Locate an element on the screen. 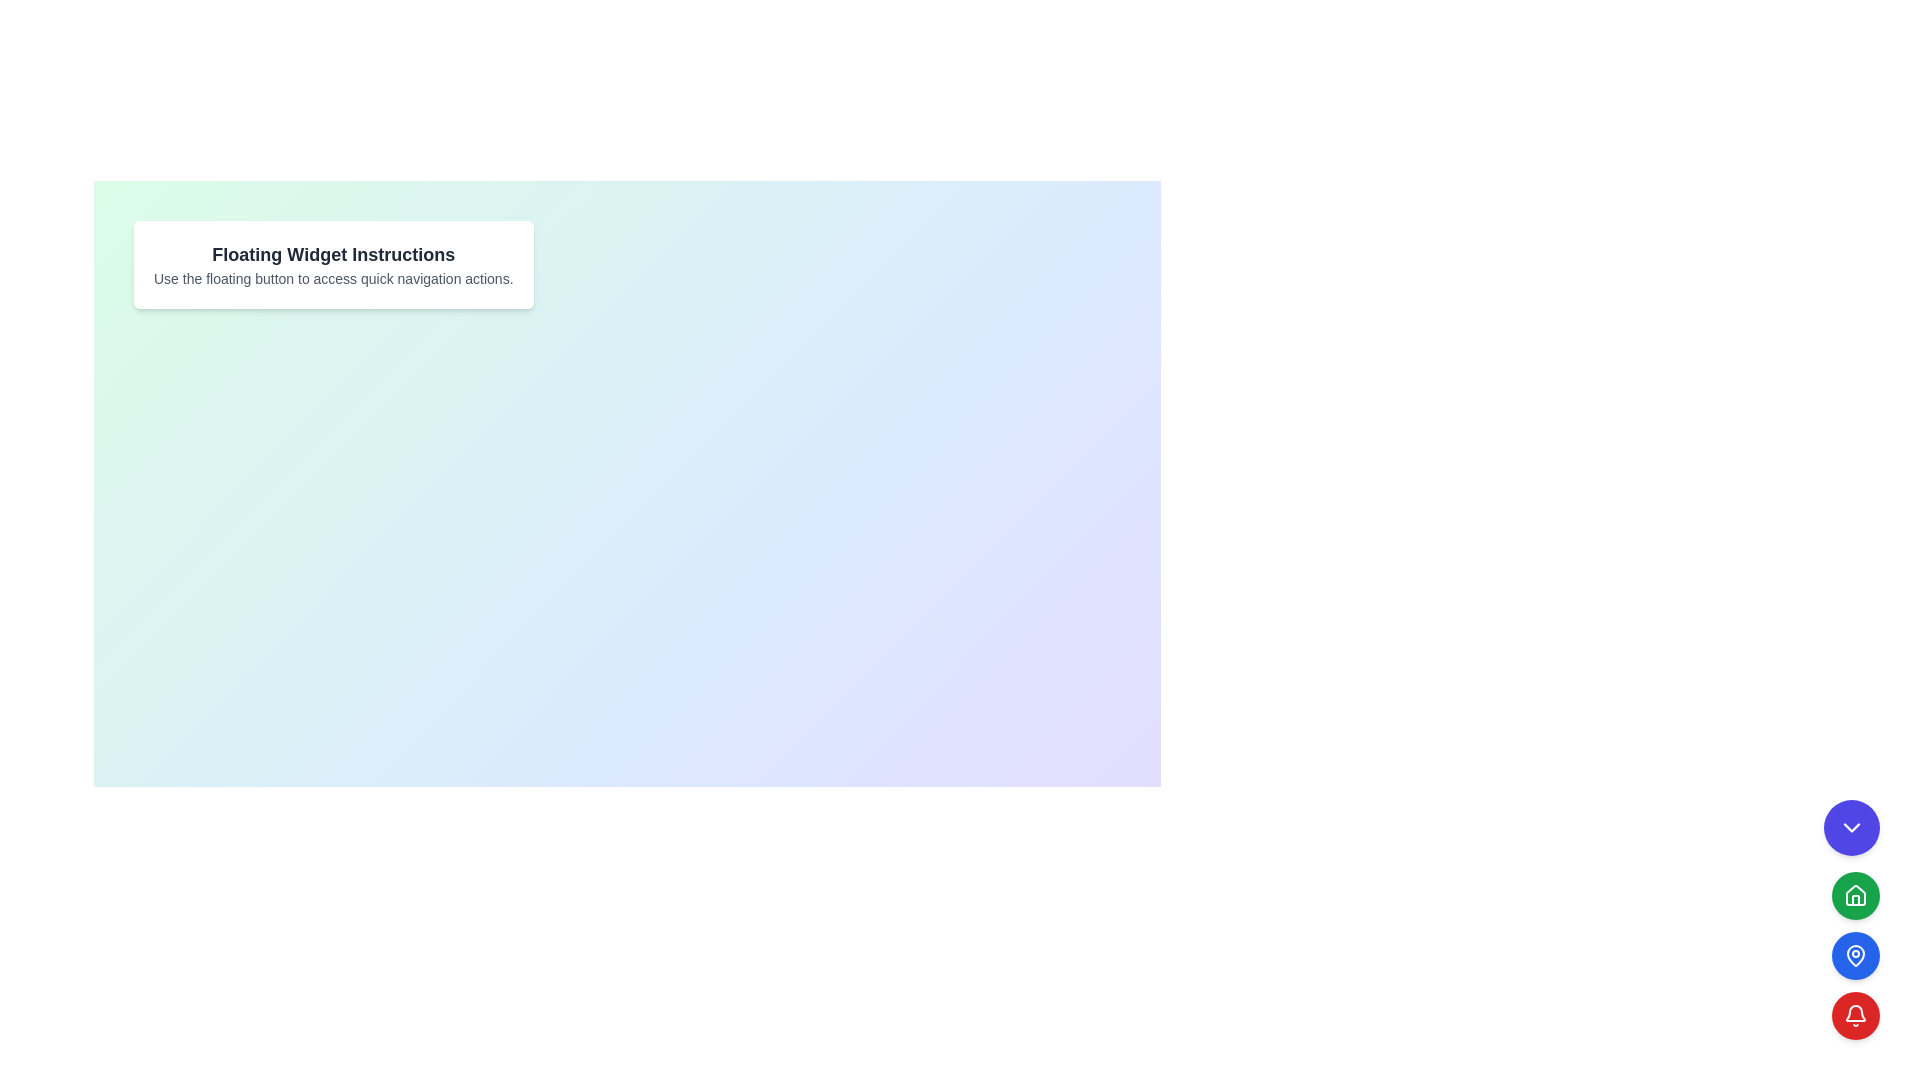 The height and width of the screenshot is (1080, 1920). the header text element styled in bold and larger font that reads 'Floating Widget Instructions', located at the top-left region of the interface is located at coordinates (333, 253).